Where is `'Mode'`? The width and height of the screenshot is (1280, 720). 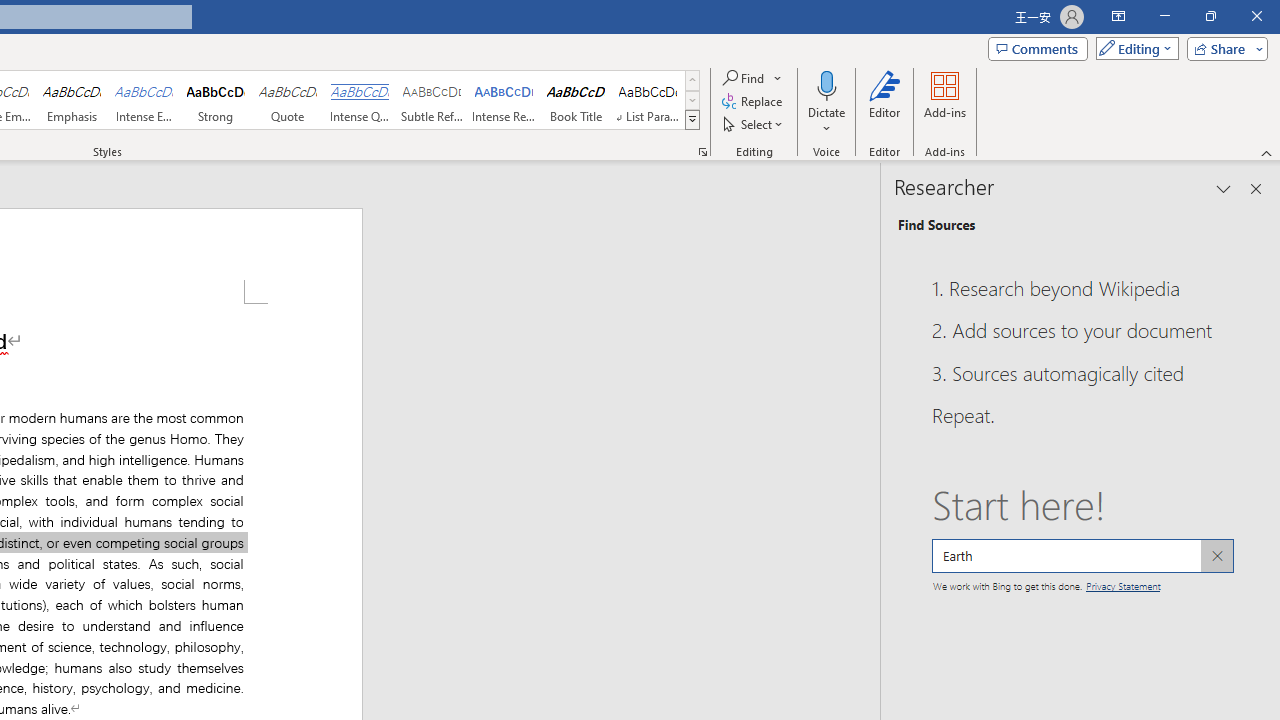 'Mode' is located at coordinates (1133, 47).